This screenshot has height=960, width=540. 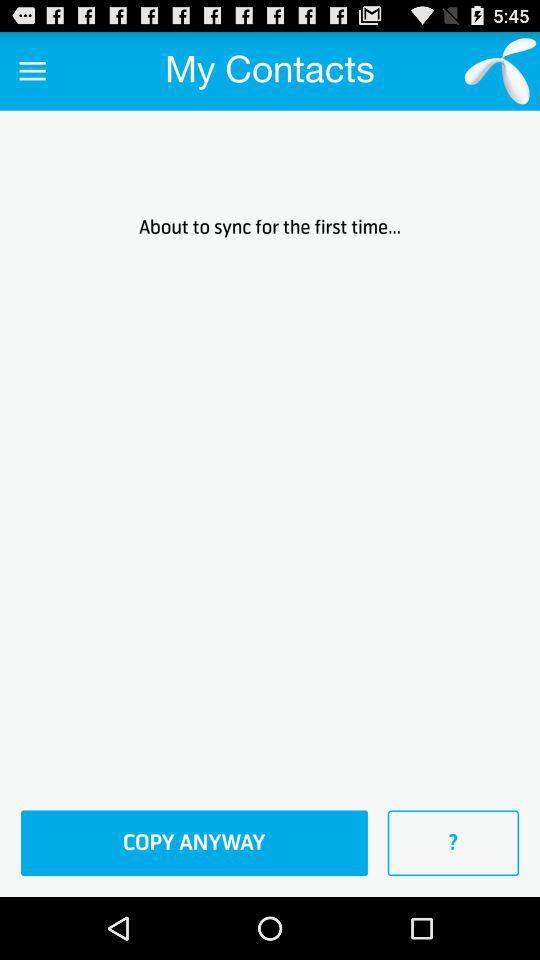 I want to click on the copy anyway icon, so click(x=194, y=842).